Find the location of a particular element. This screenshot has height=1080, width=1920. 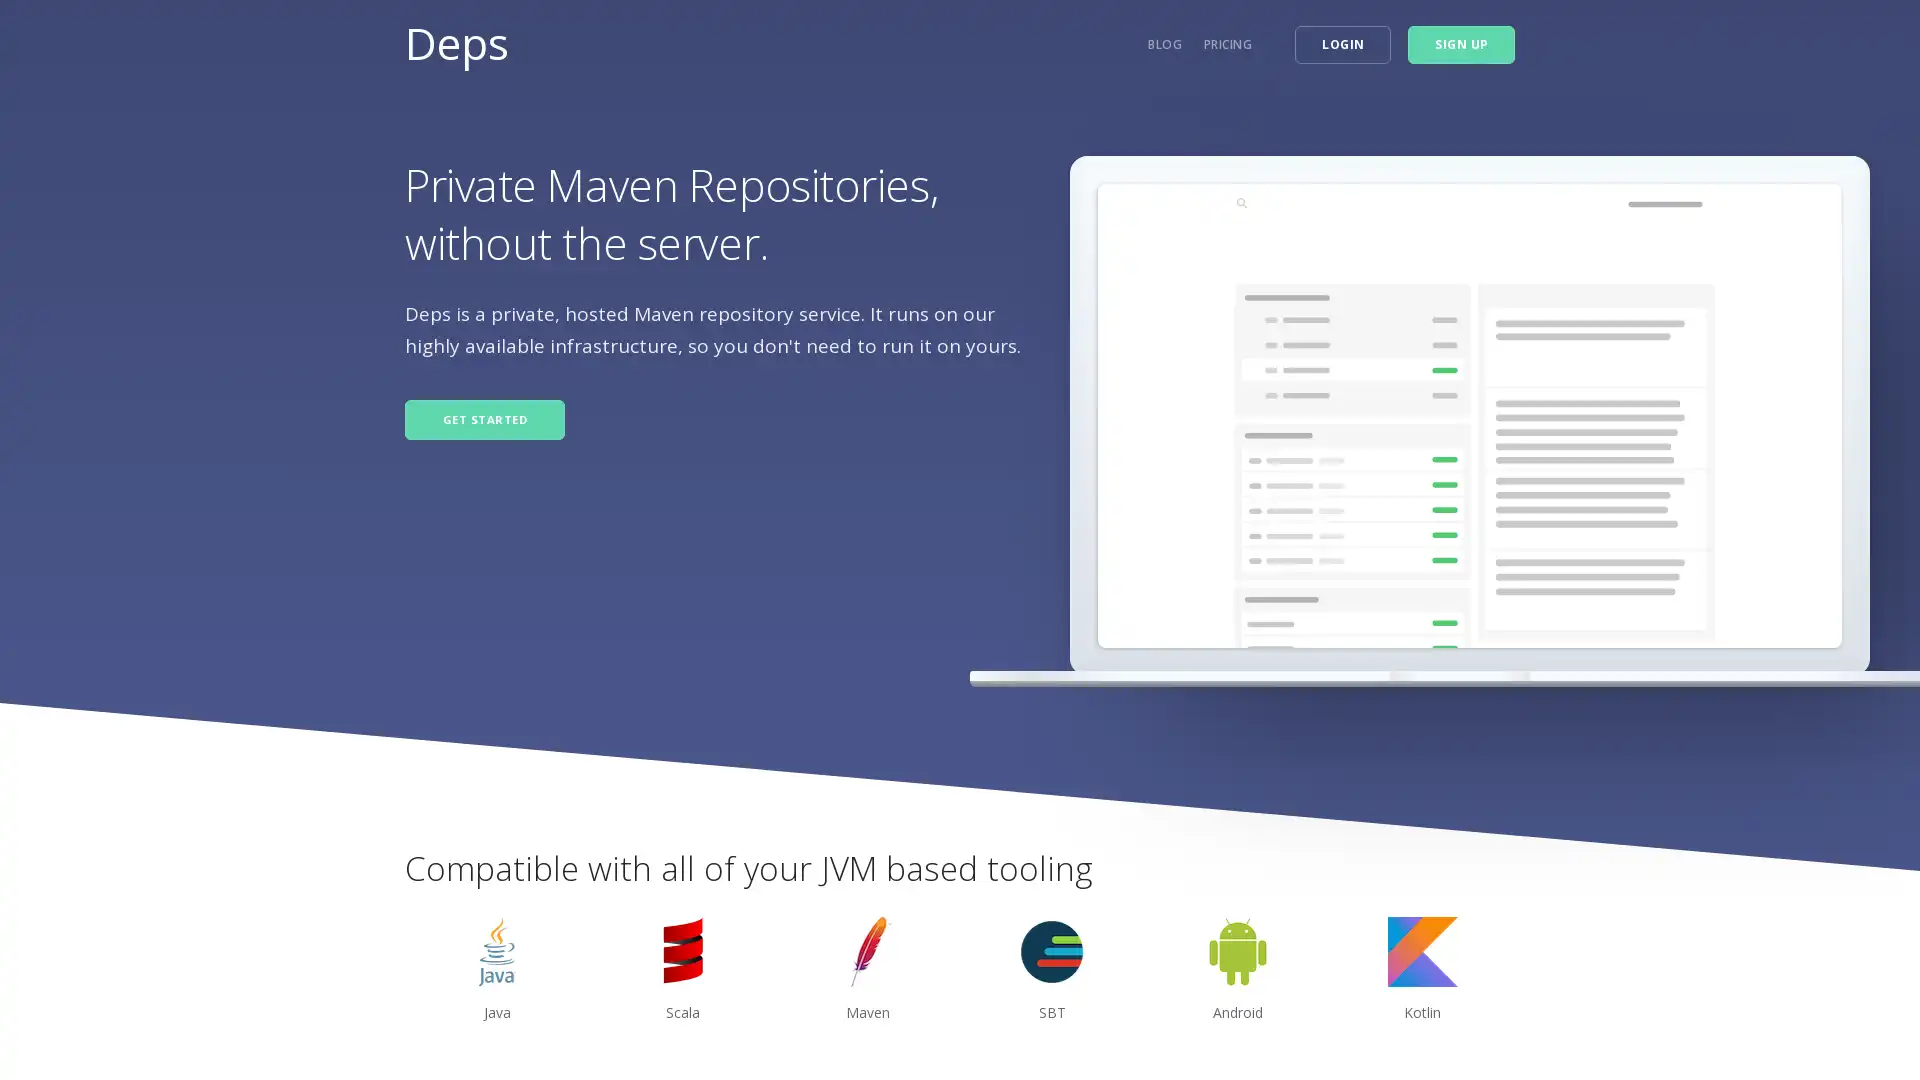

next is located at coordinates (1495, 970).